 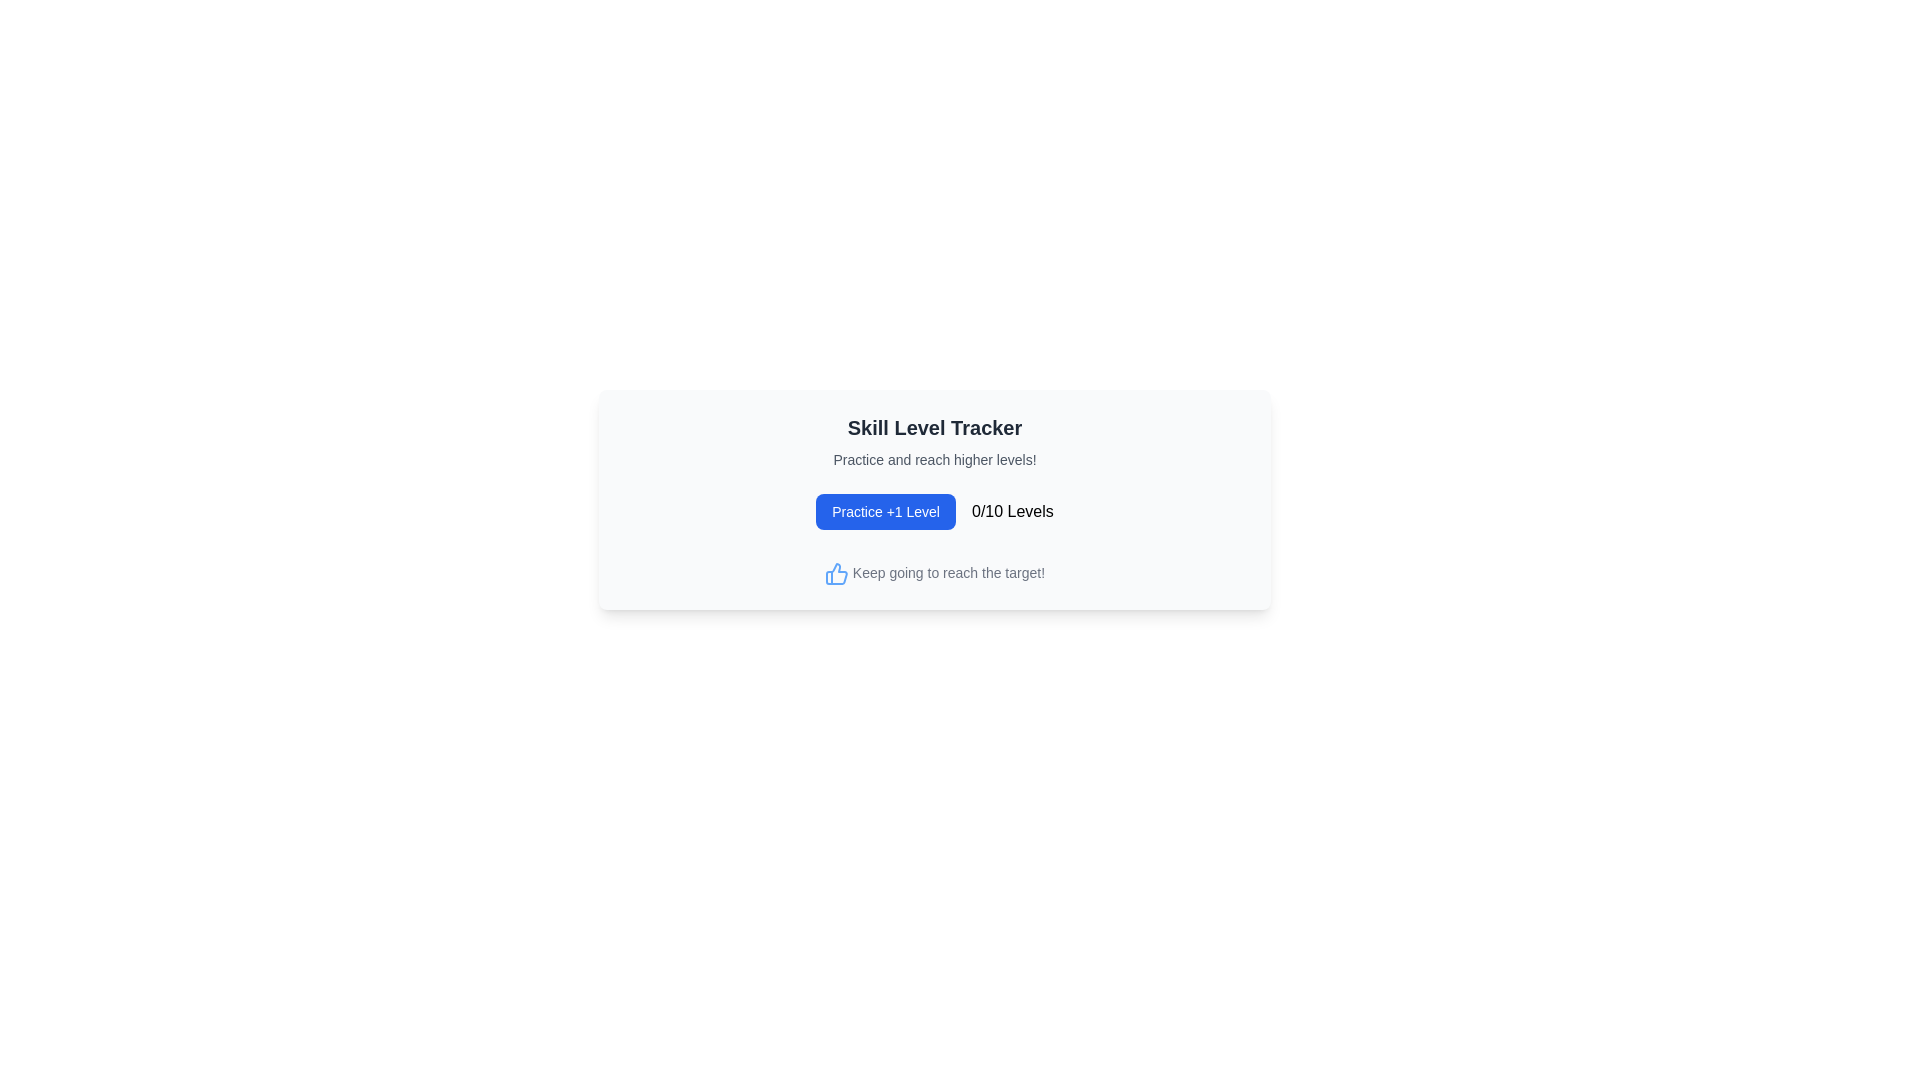 What do you see at coordinates (836, 574) in the screenshot?
I see `the decorative encouragement icon located to the left of the message 'Keep going to reach the target!'` at bounding box center [836, 574].